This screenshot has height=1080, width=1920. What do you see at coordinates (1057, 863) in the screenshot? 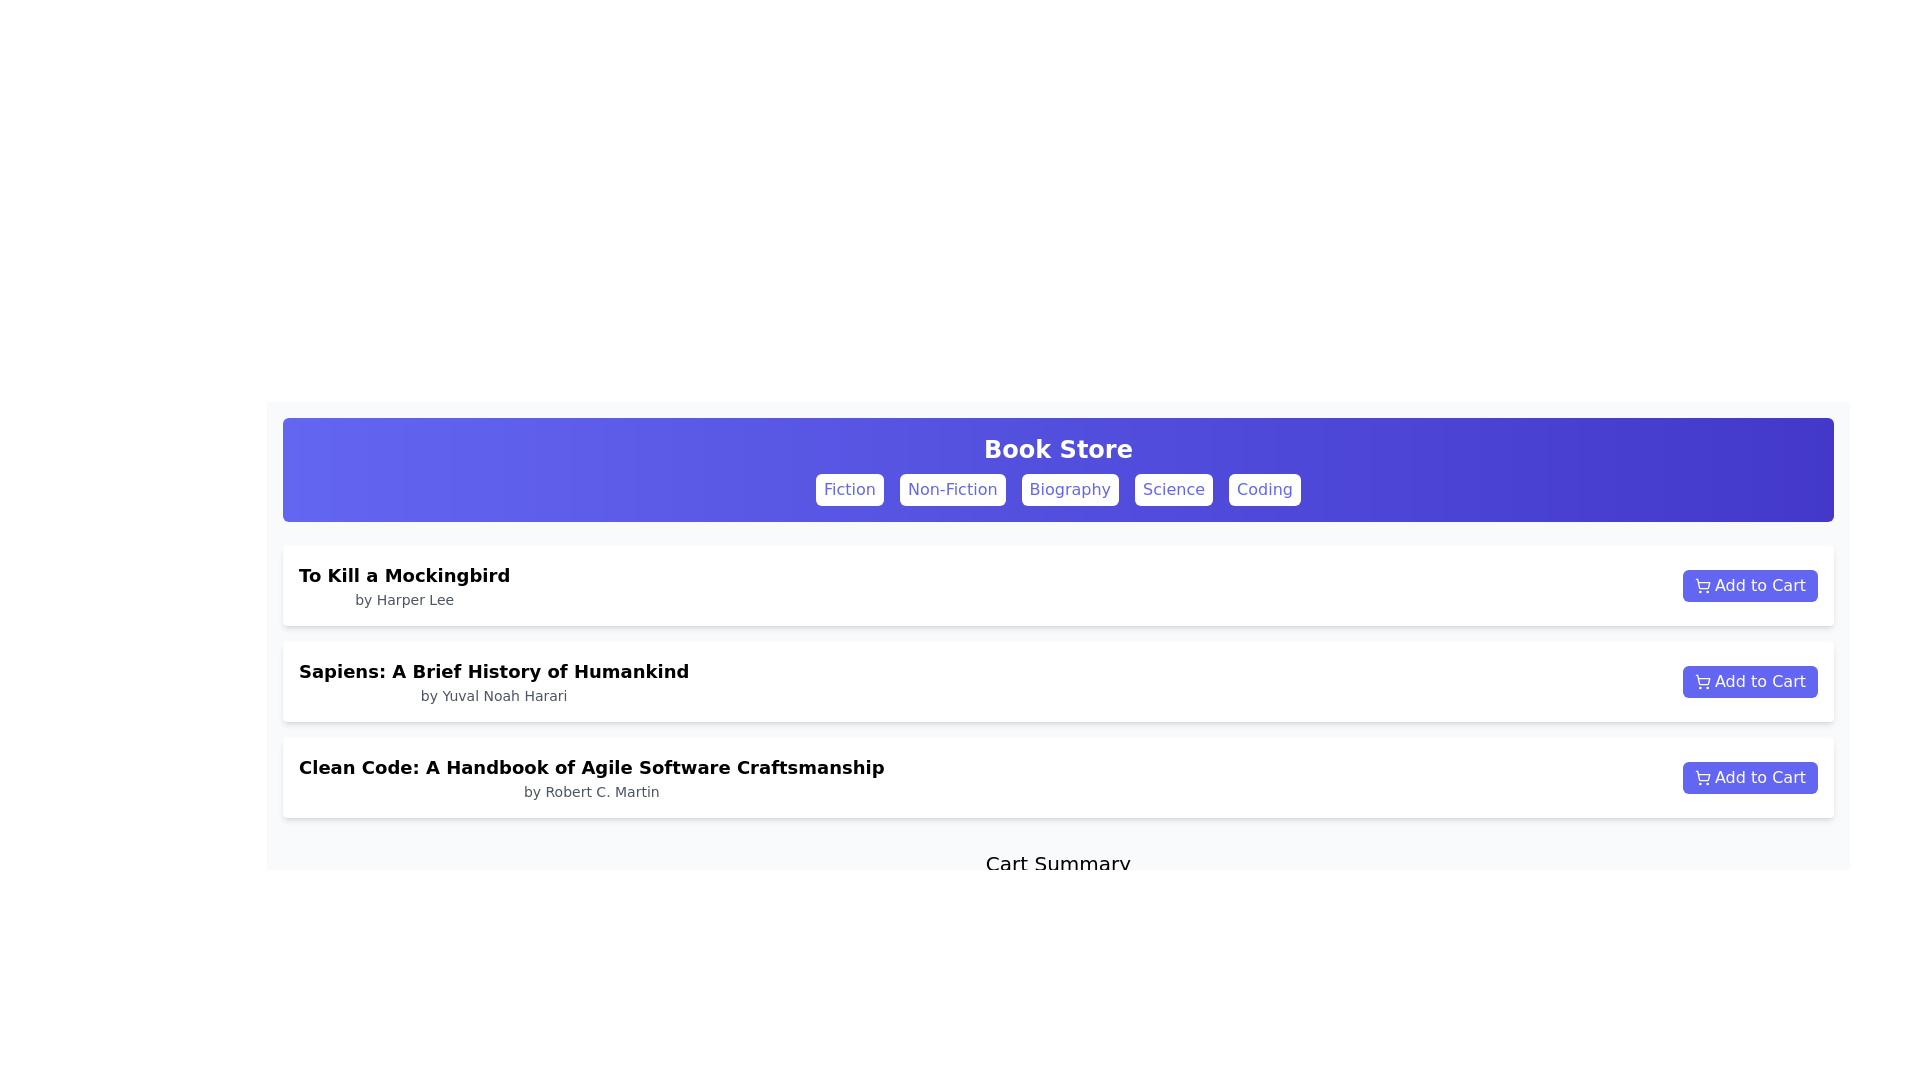
I see `the 'Cart Summary' text label, which is a clear and bold font element positioned at the bottom of a section containing book items` at bounding box center [1057, 863].